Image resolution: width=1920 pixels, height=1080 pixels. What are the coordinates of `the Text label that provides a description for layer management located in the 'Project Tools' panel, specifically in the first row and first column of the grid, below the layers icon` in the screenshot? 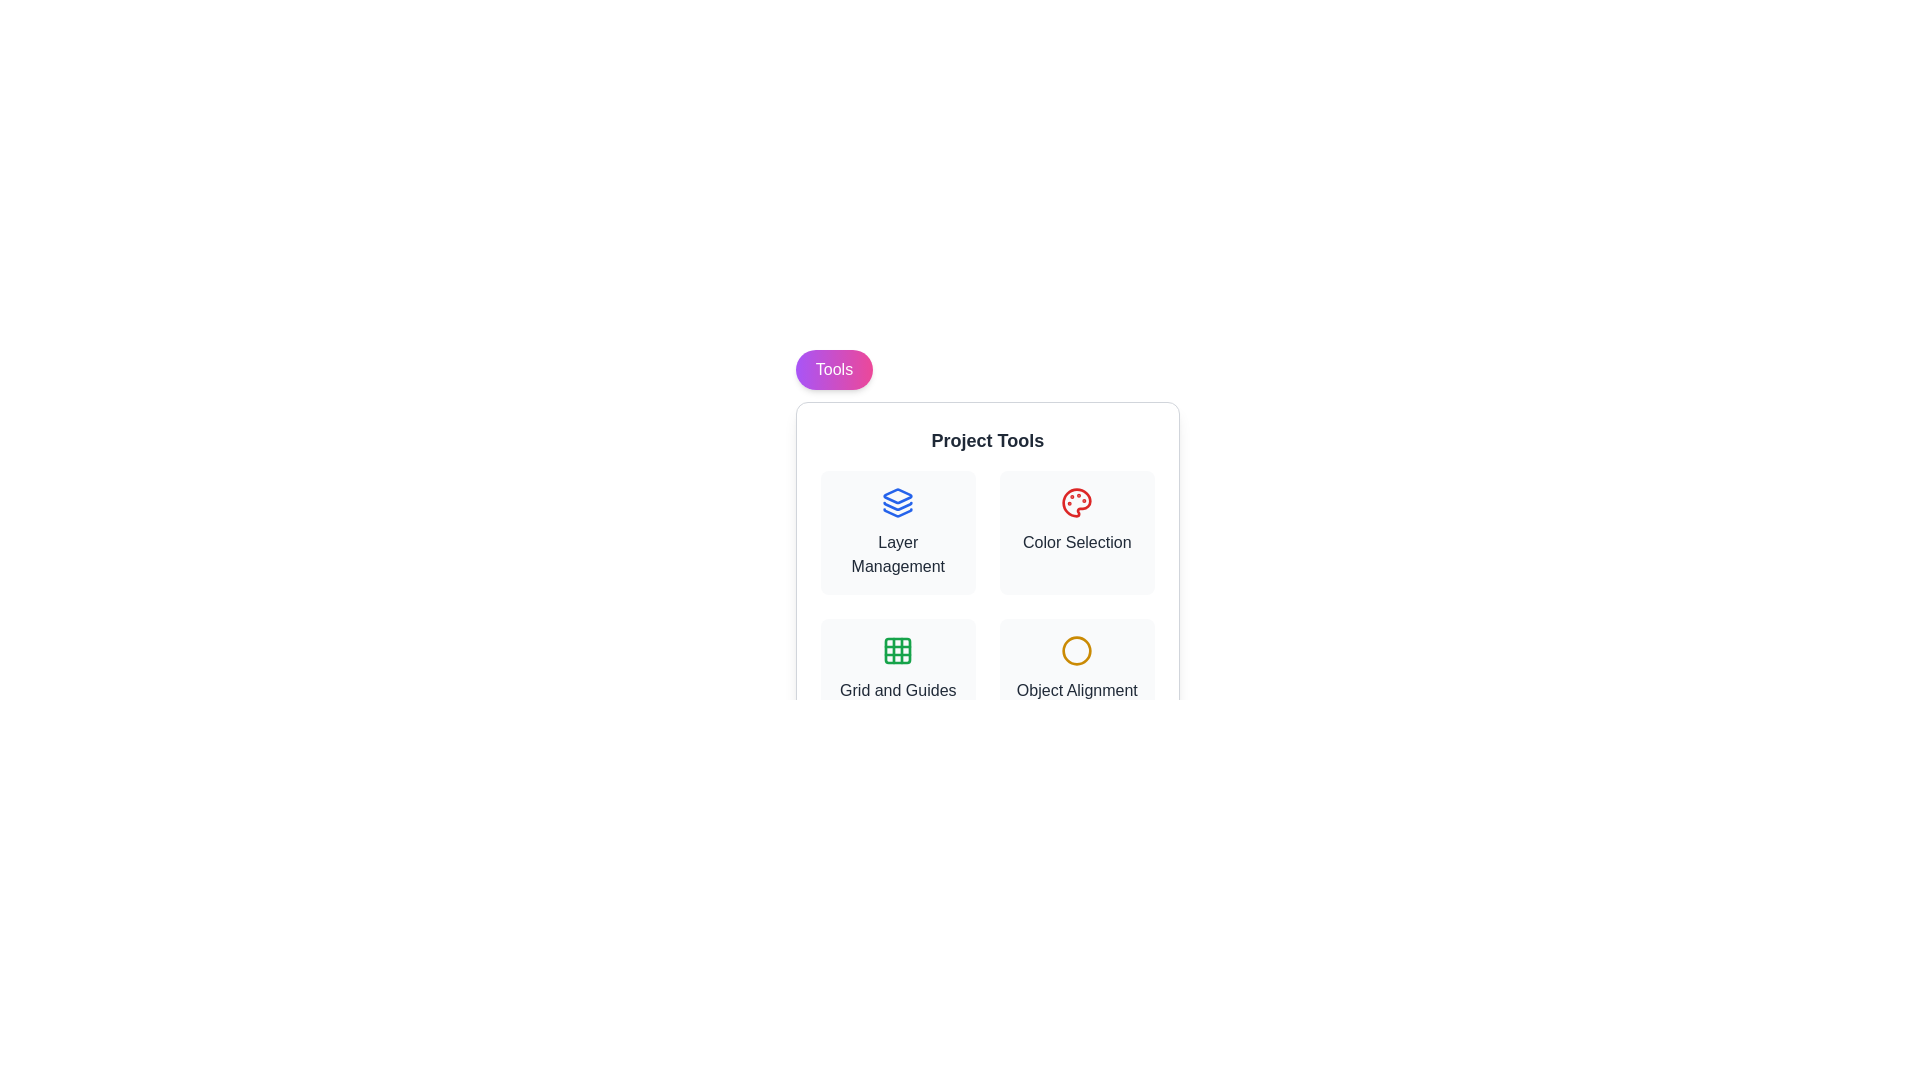 It's located at (897, 555).